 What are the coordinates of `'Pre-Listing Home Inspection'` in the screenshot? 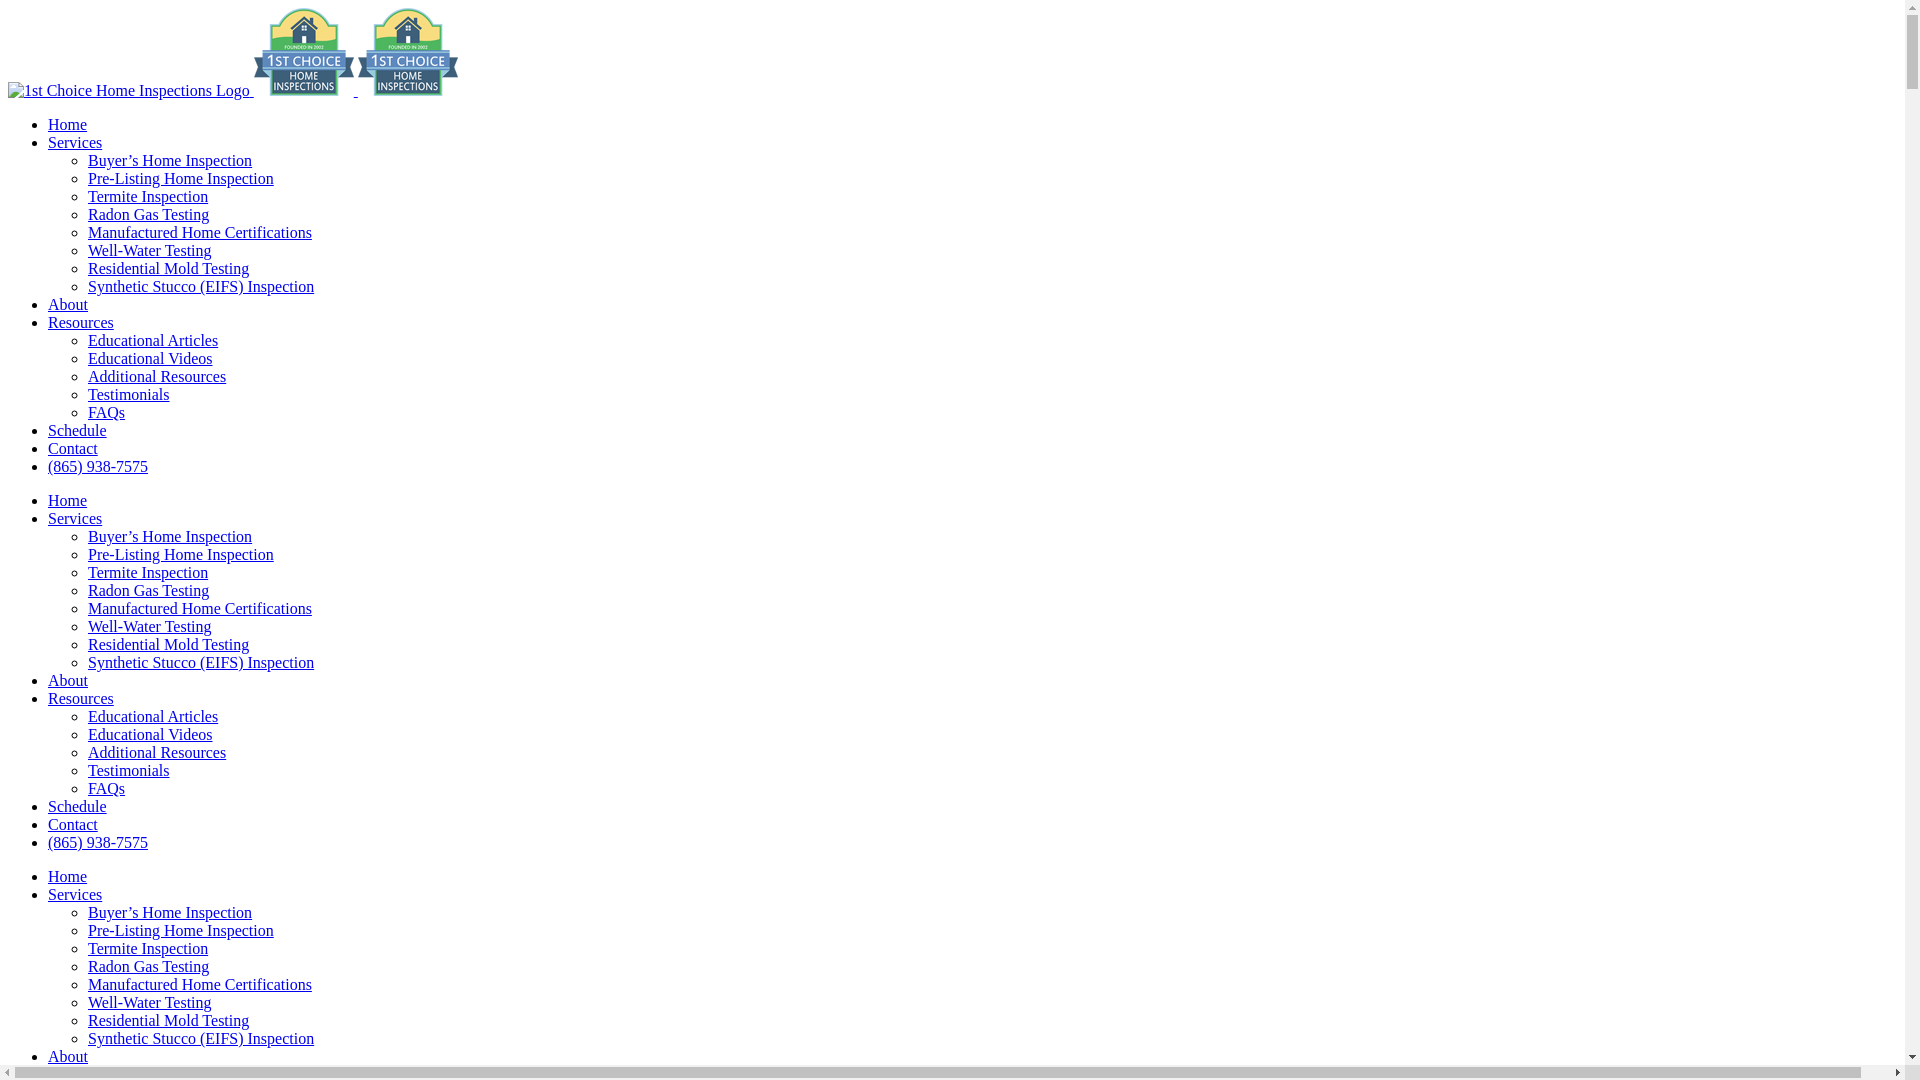 It's located at (181, 554).